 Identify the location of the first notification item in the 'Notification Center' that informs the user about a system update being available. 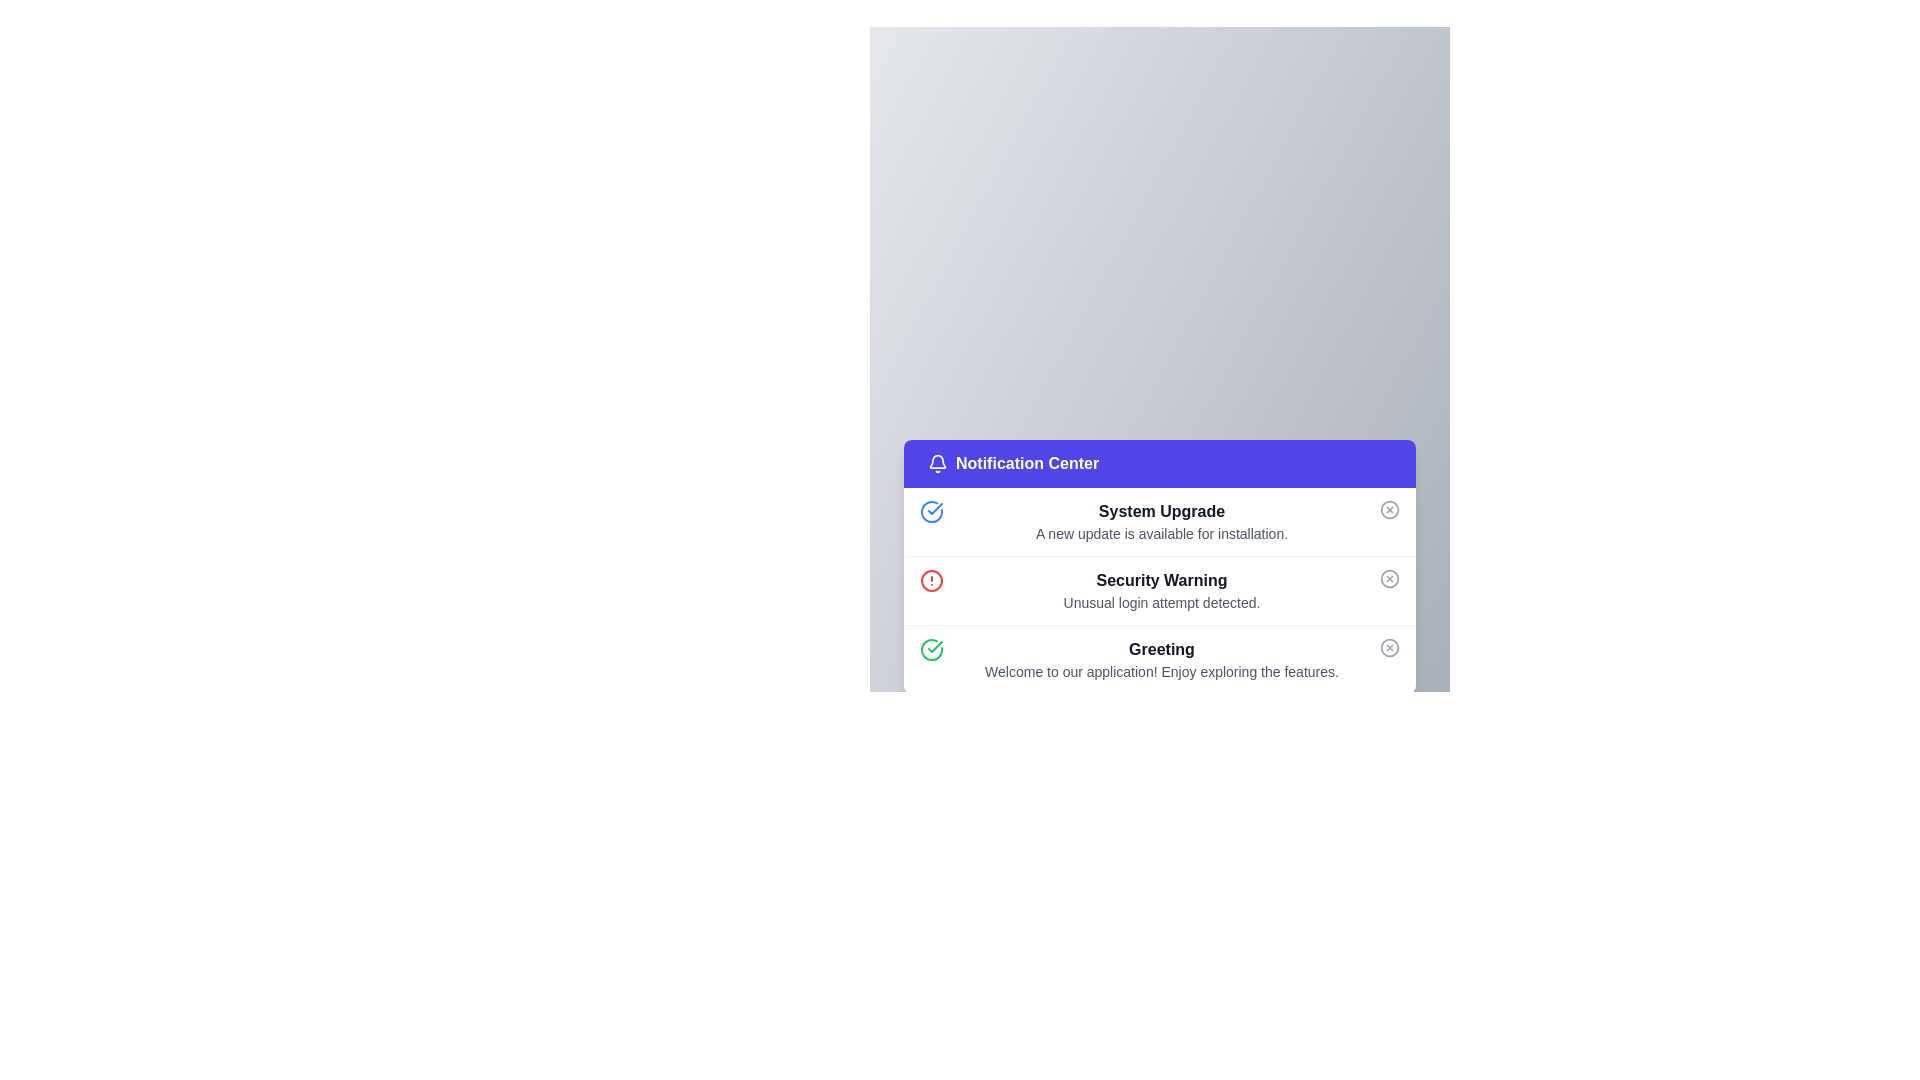
(1161, 520).